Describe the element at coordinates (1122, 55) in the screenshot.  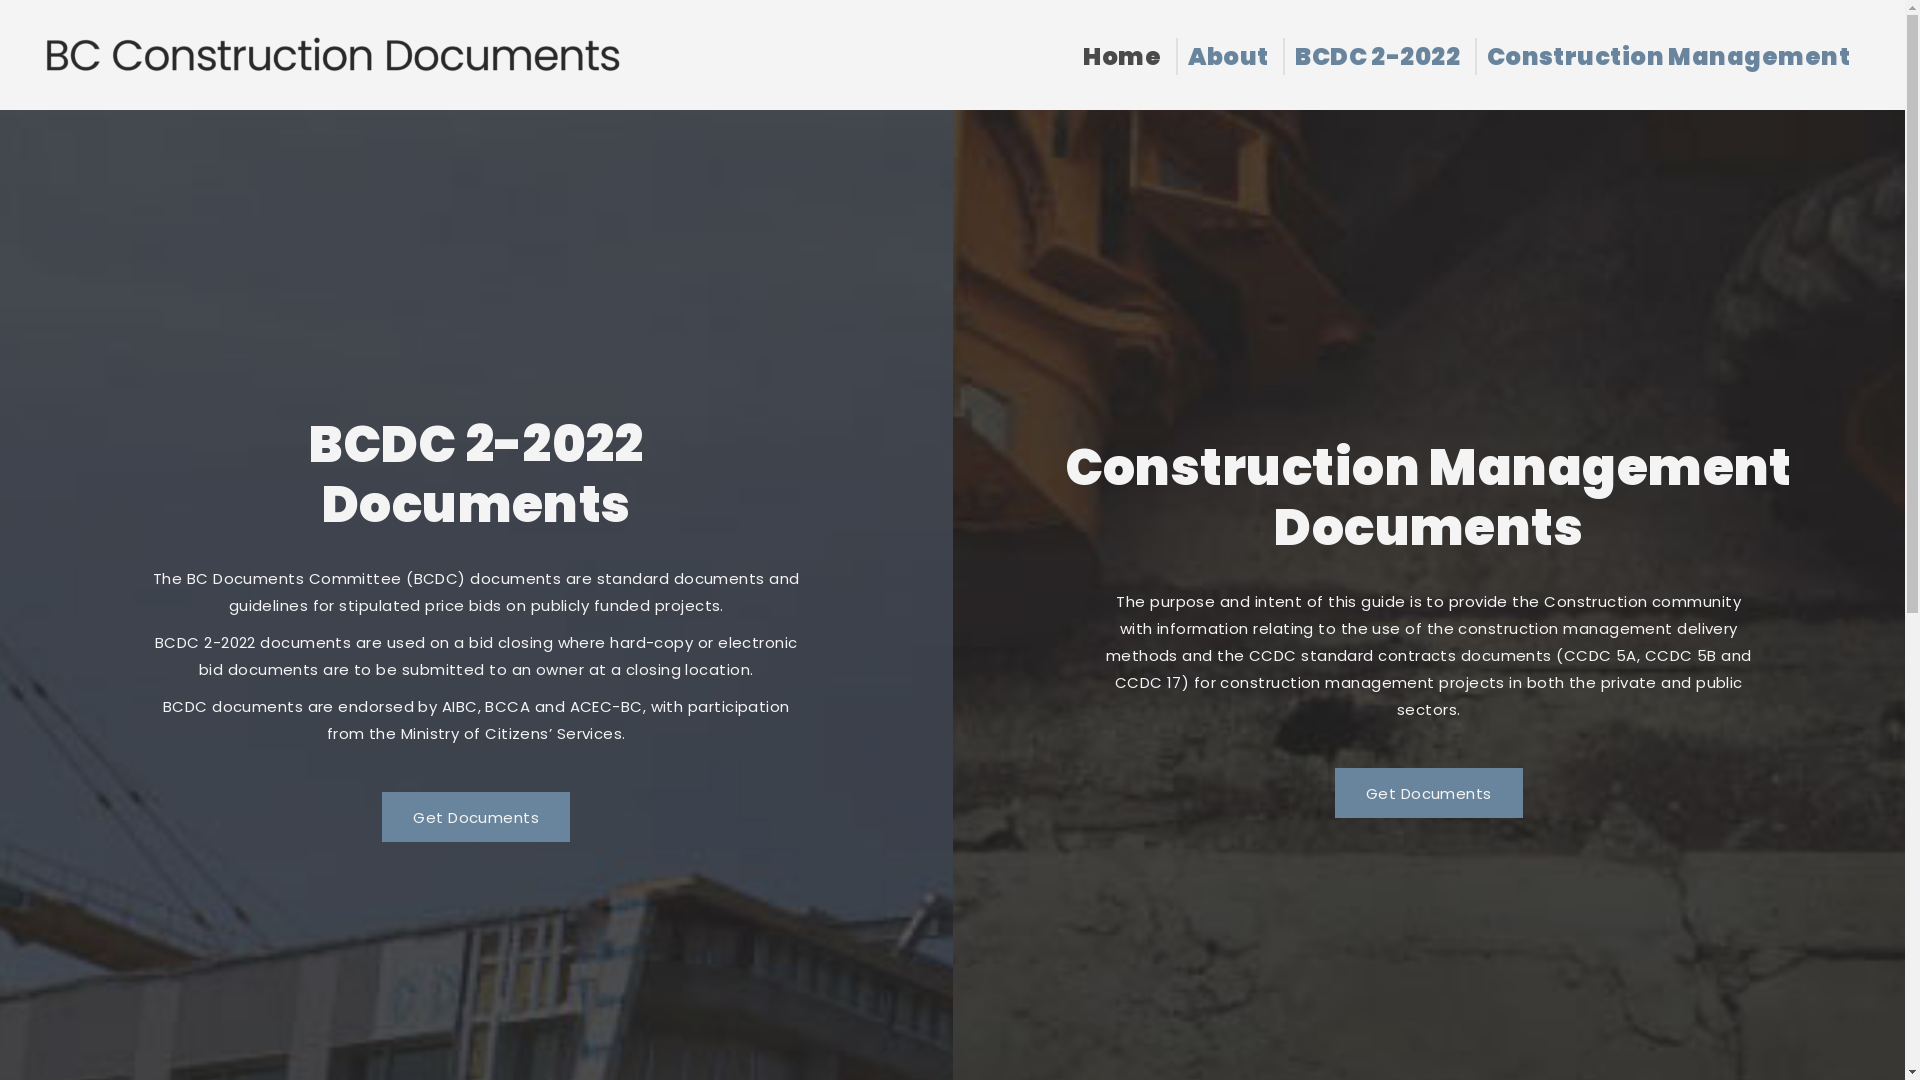
I see `'Home'` at that location.